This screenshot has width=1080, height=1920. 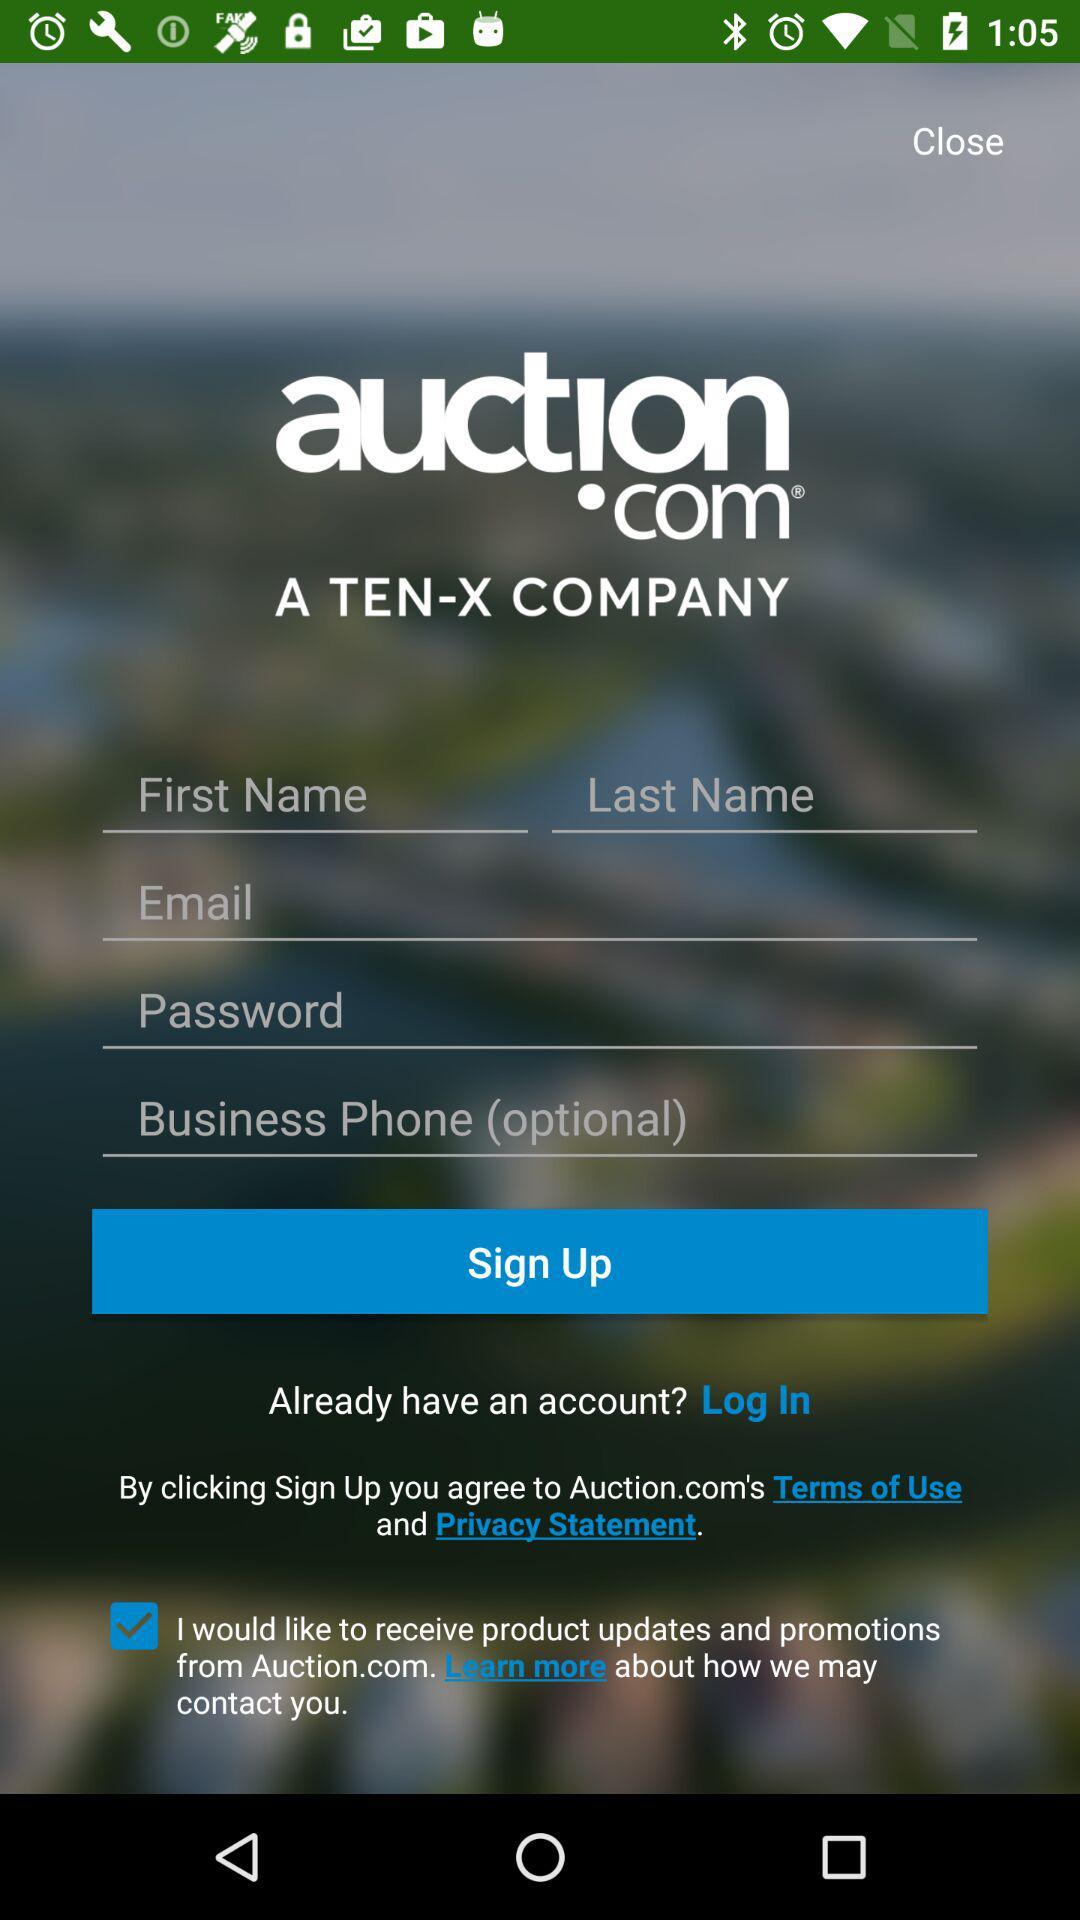 I want to click on by clicking sign icon, so click(x=540, y=1504).